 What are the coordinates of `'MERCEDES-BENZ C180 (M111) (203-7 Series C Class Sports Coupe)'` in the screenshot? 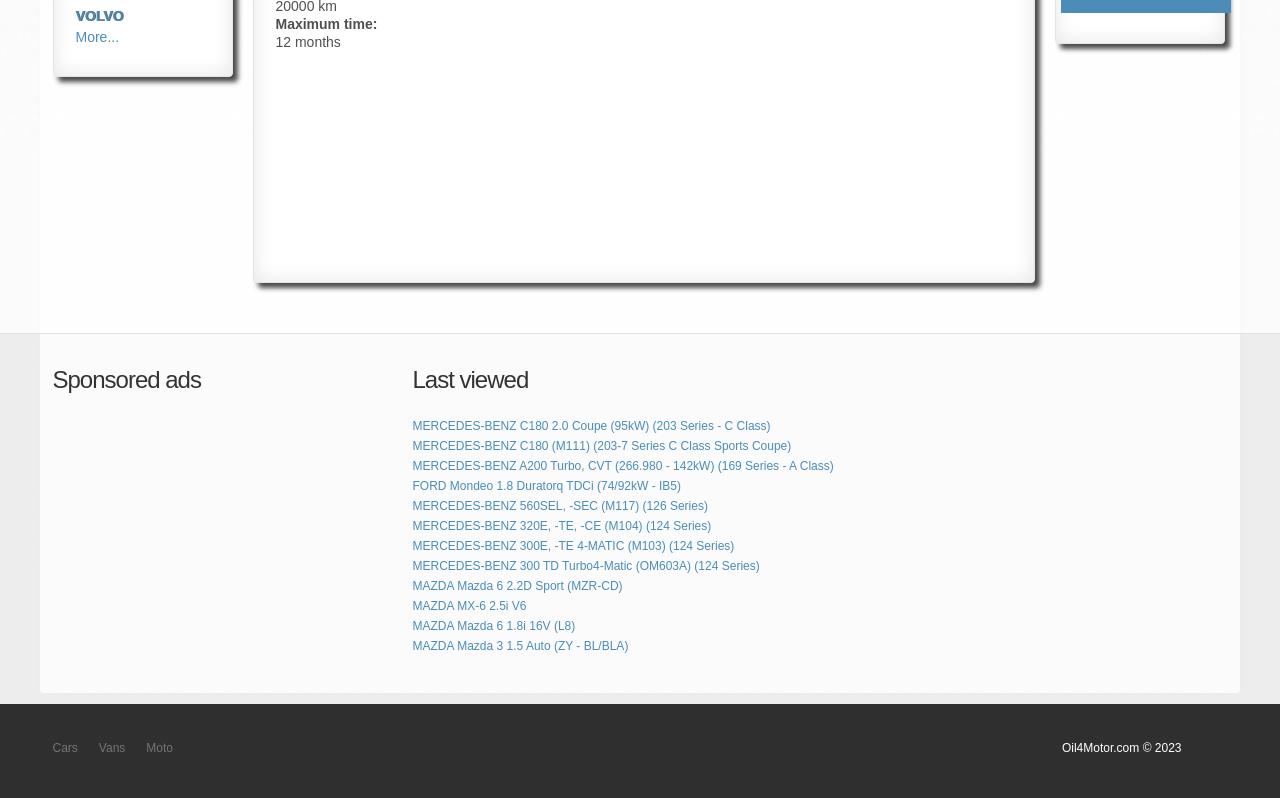 It's located at (411, 446).